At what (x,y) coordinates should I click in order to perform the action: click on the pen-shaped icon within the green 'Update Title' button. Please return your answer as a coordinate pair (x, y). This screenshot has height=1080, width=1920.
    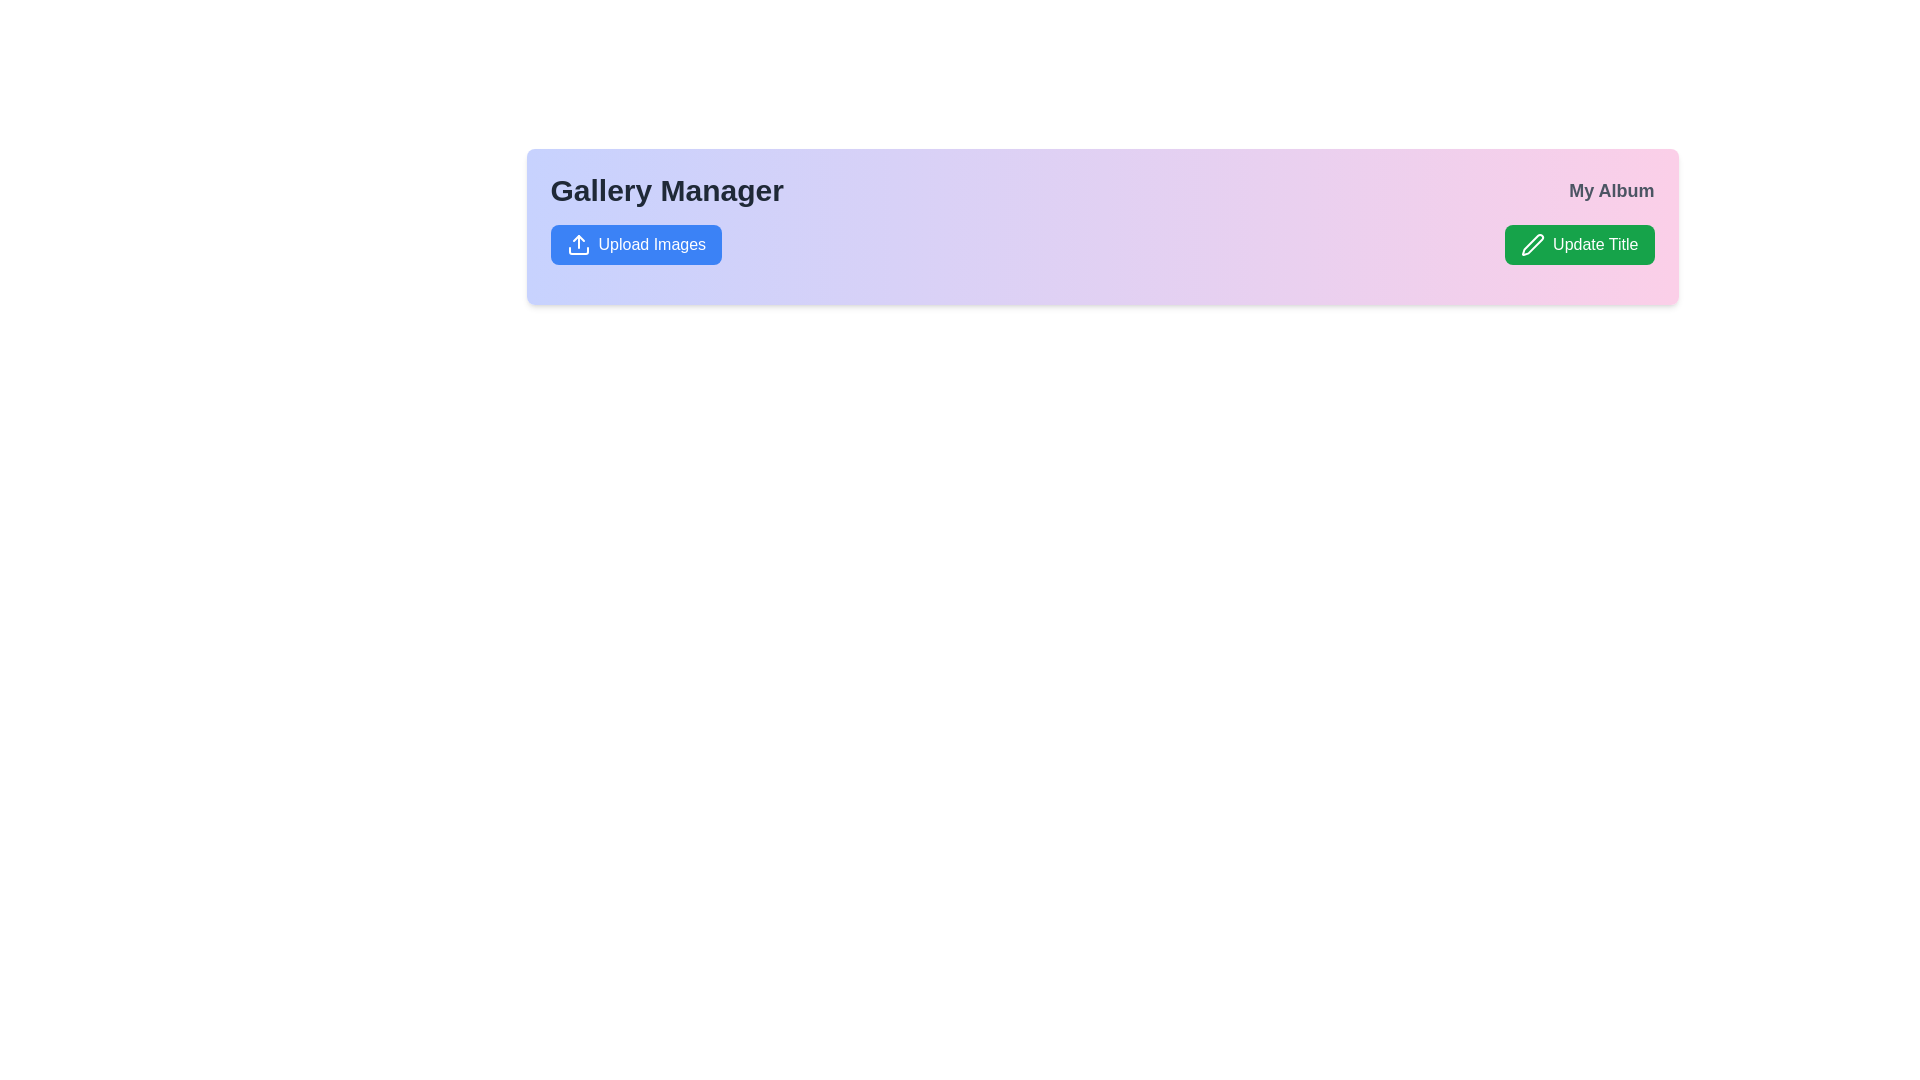
    Looking at the image, I should click on (1532, 244).